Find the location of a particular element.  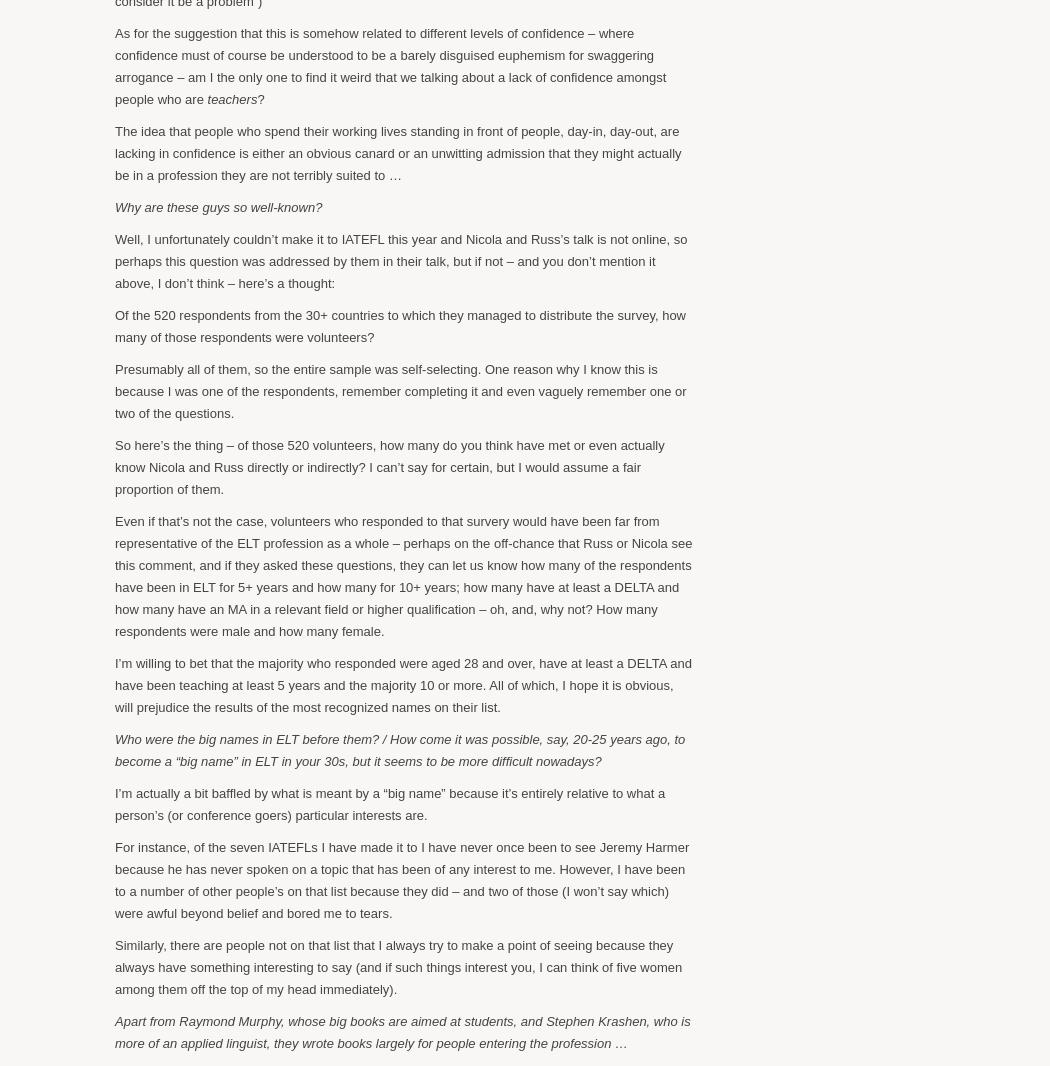

'Similarly, there are people not on that list that I always try to make a point of seeing because they always have something interesting to say (and if such things interest you, I can think of five women among them off the top of my head immediately).' is located at coordinates (113, 966).